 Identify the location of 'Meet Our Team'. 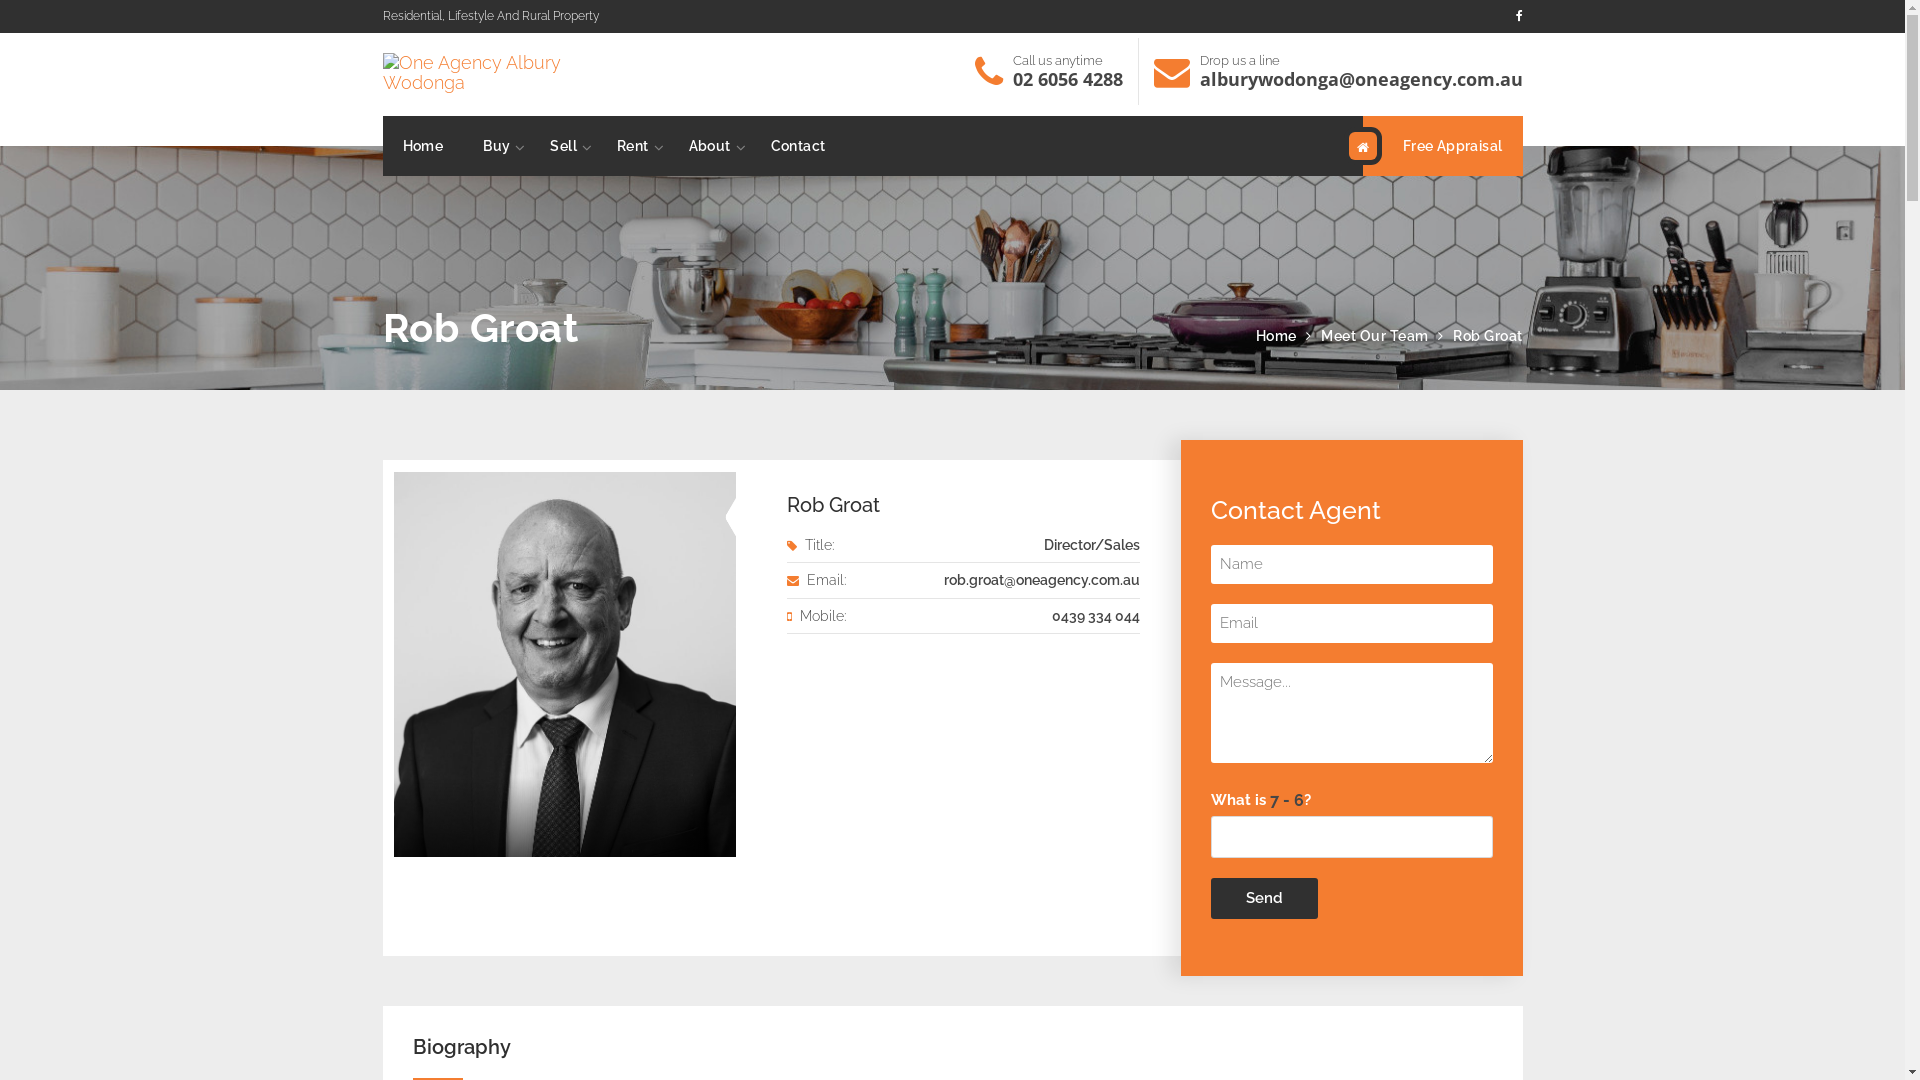
(1373, 334).